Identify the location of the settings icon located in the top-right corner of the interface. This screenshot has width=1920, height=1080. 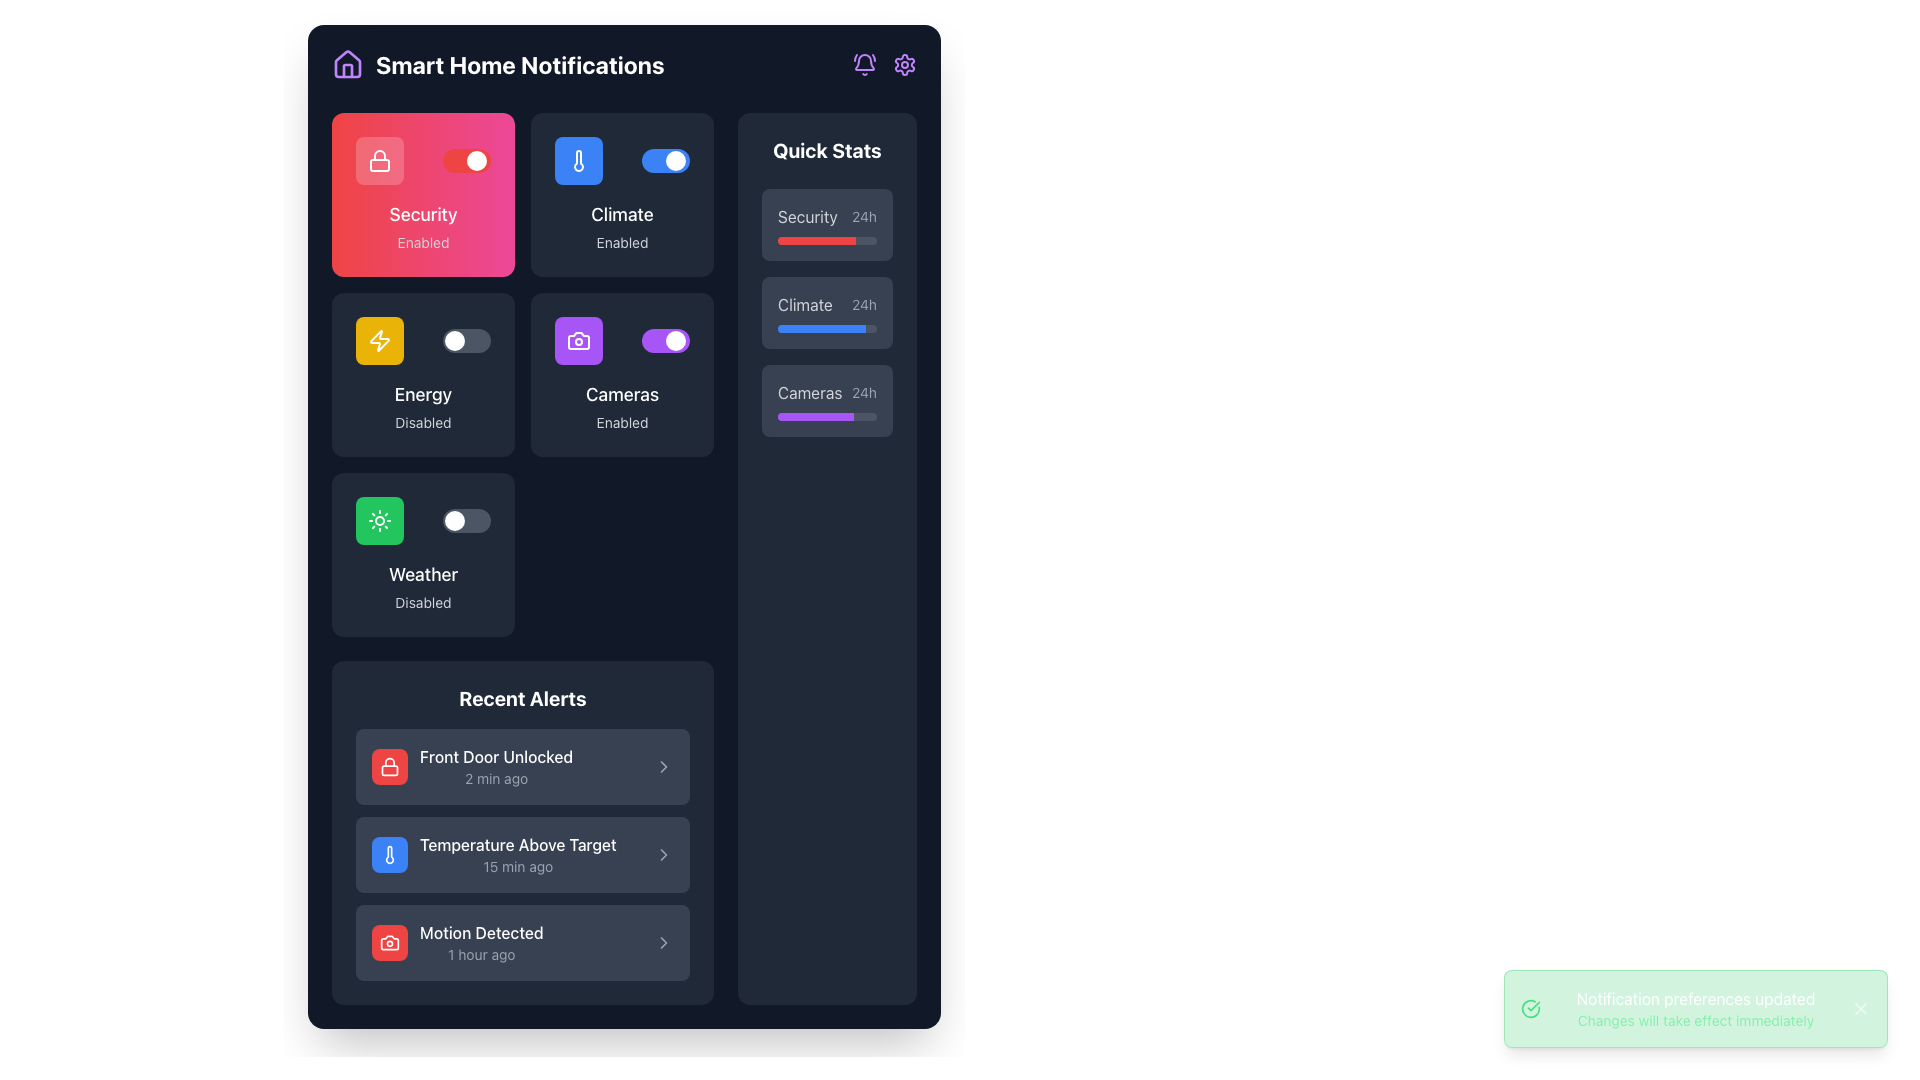
(904, 64).